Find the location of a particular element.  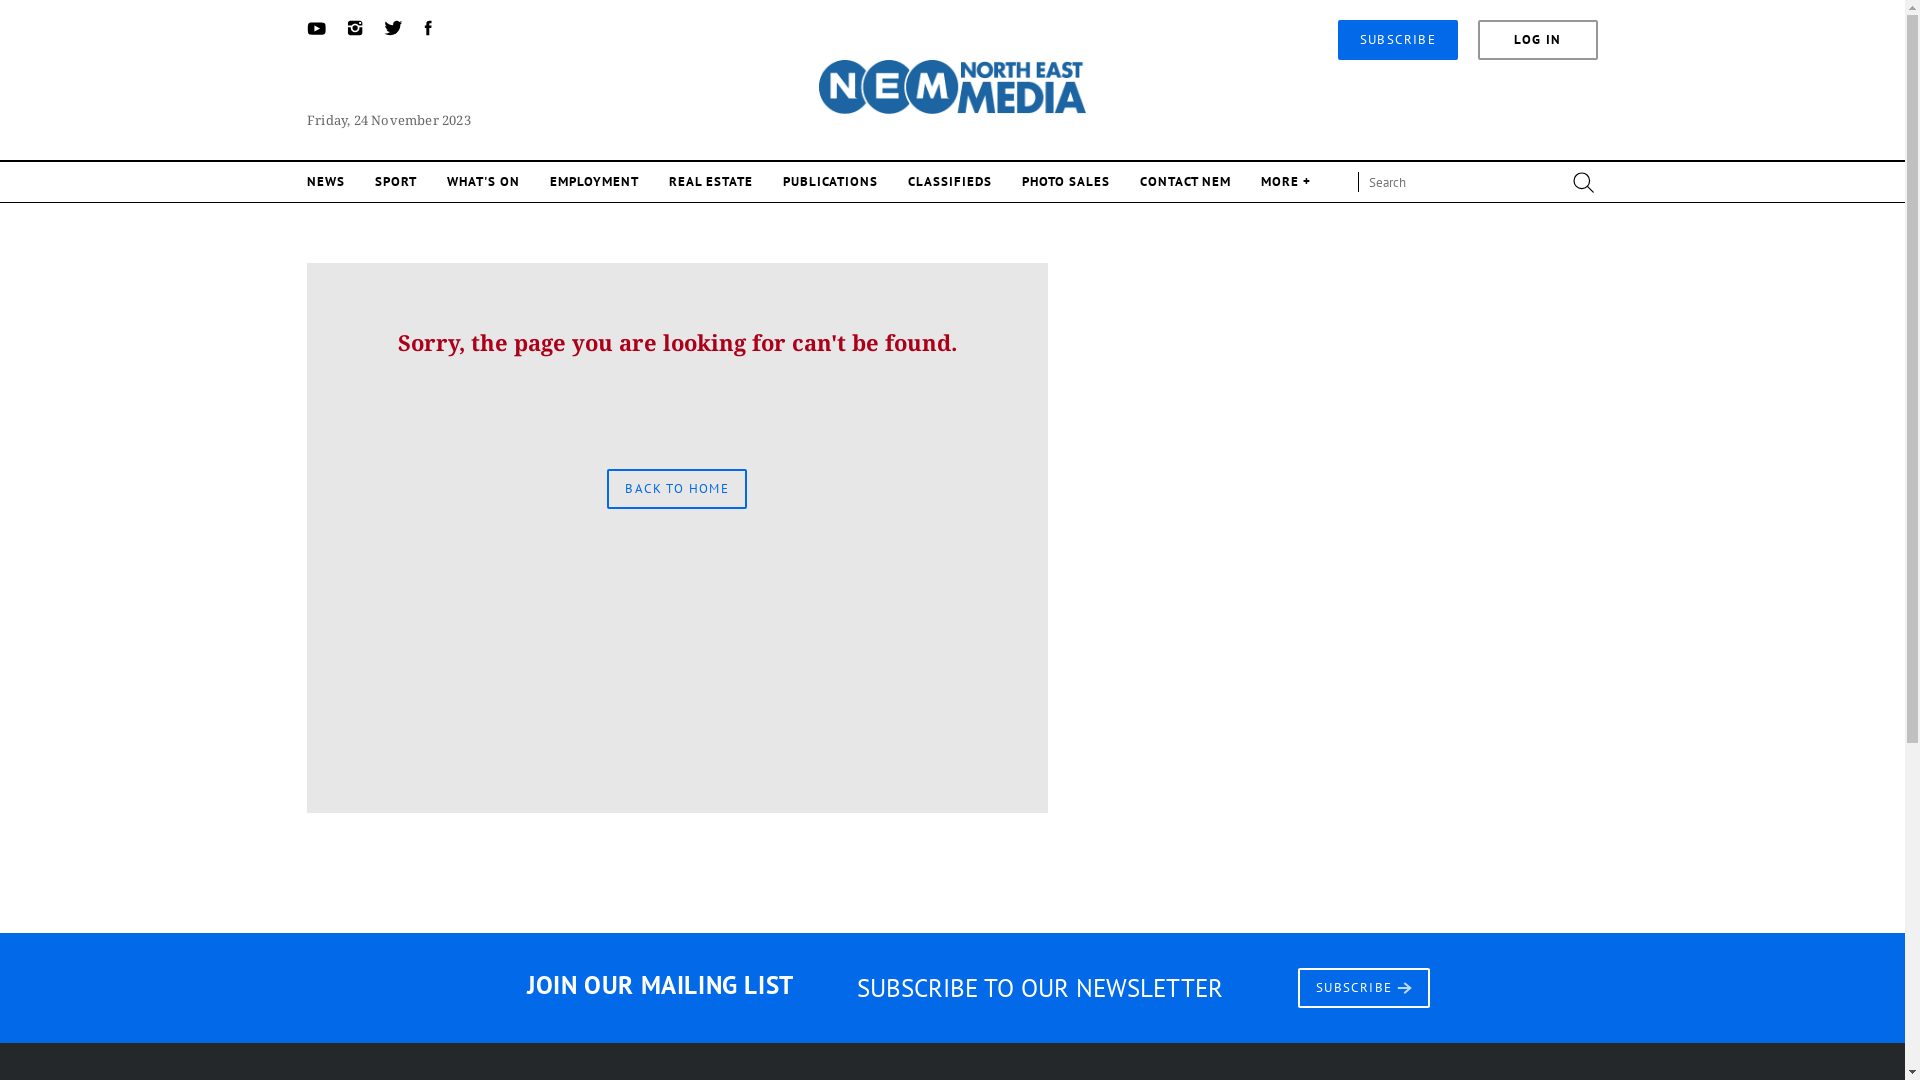

'SPORT' is located at coordinates (395, 181).